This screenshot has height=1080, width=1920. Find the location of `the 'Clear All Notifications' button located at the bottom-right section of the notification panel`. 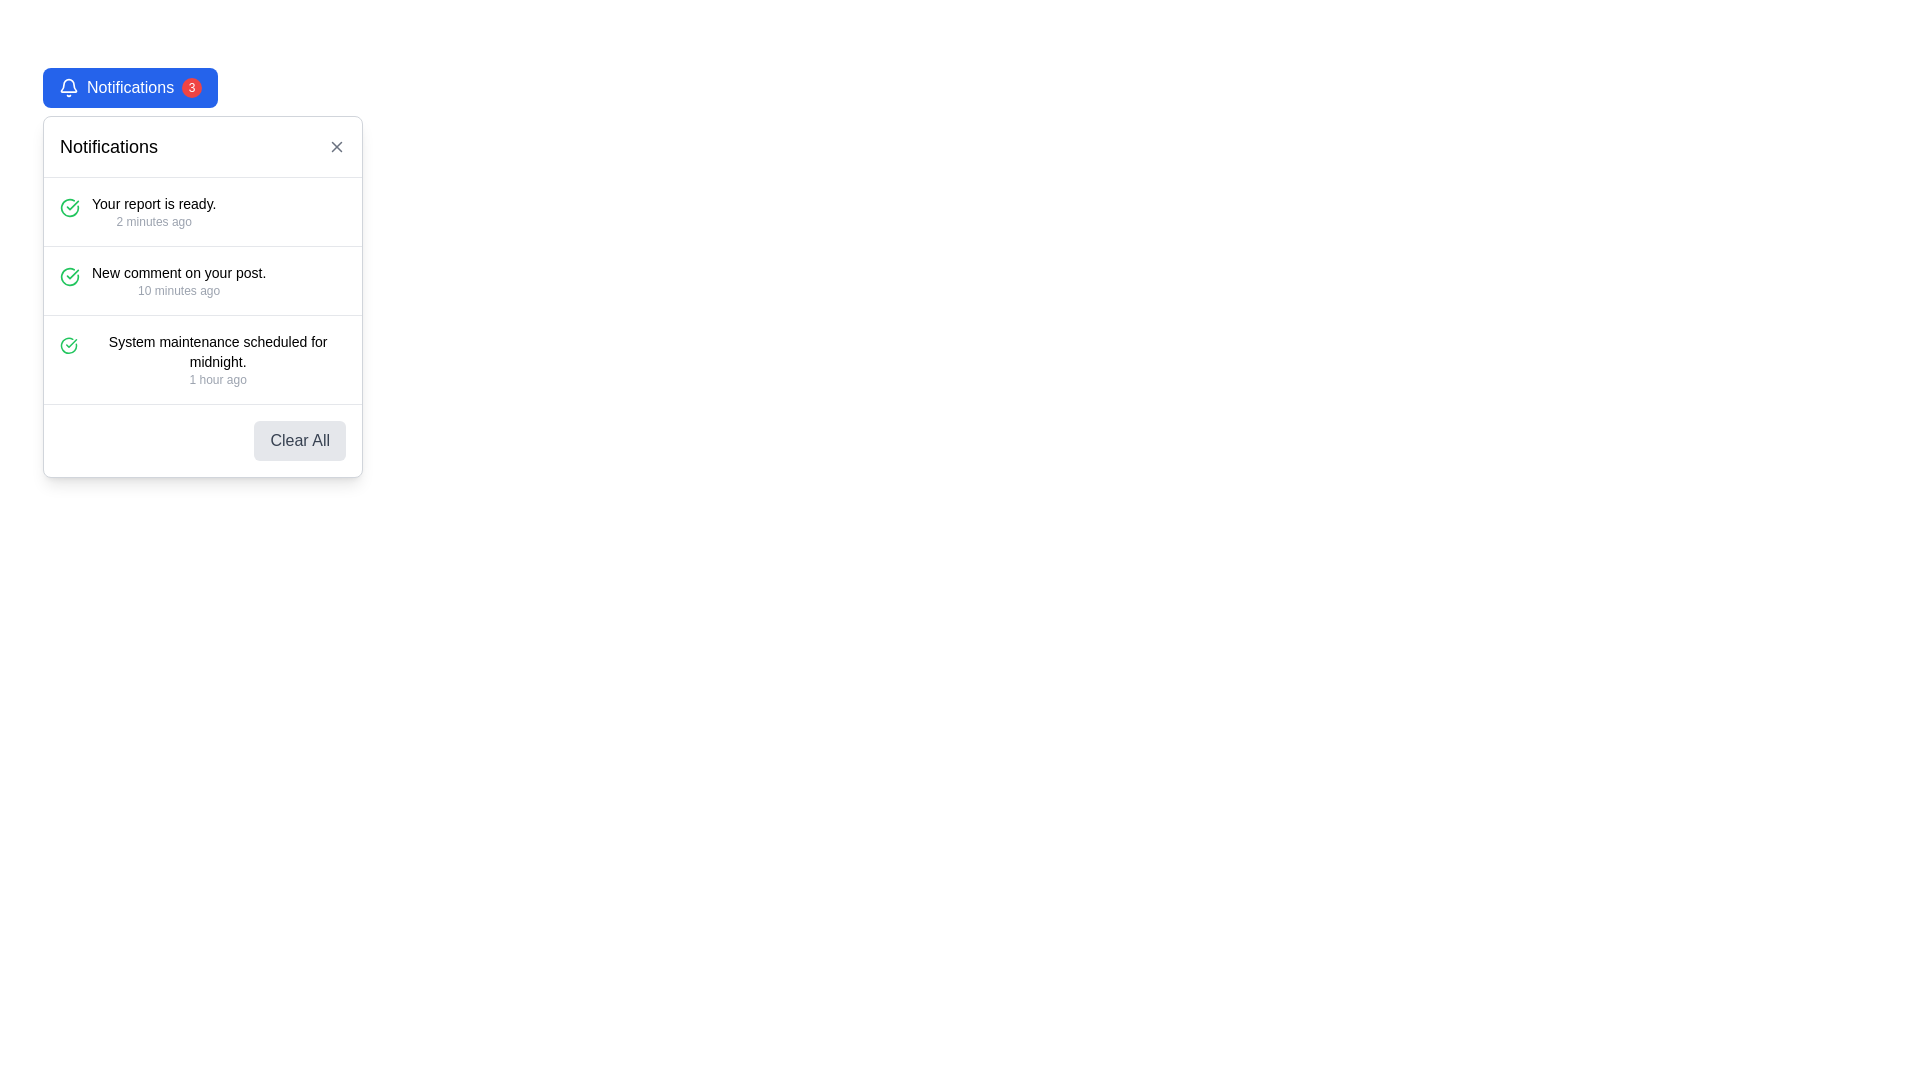

the 'Clear All Notifications' button located at the bottom-right section of the notification panel is located at coordinates (202, 438).